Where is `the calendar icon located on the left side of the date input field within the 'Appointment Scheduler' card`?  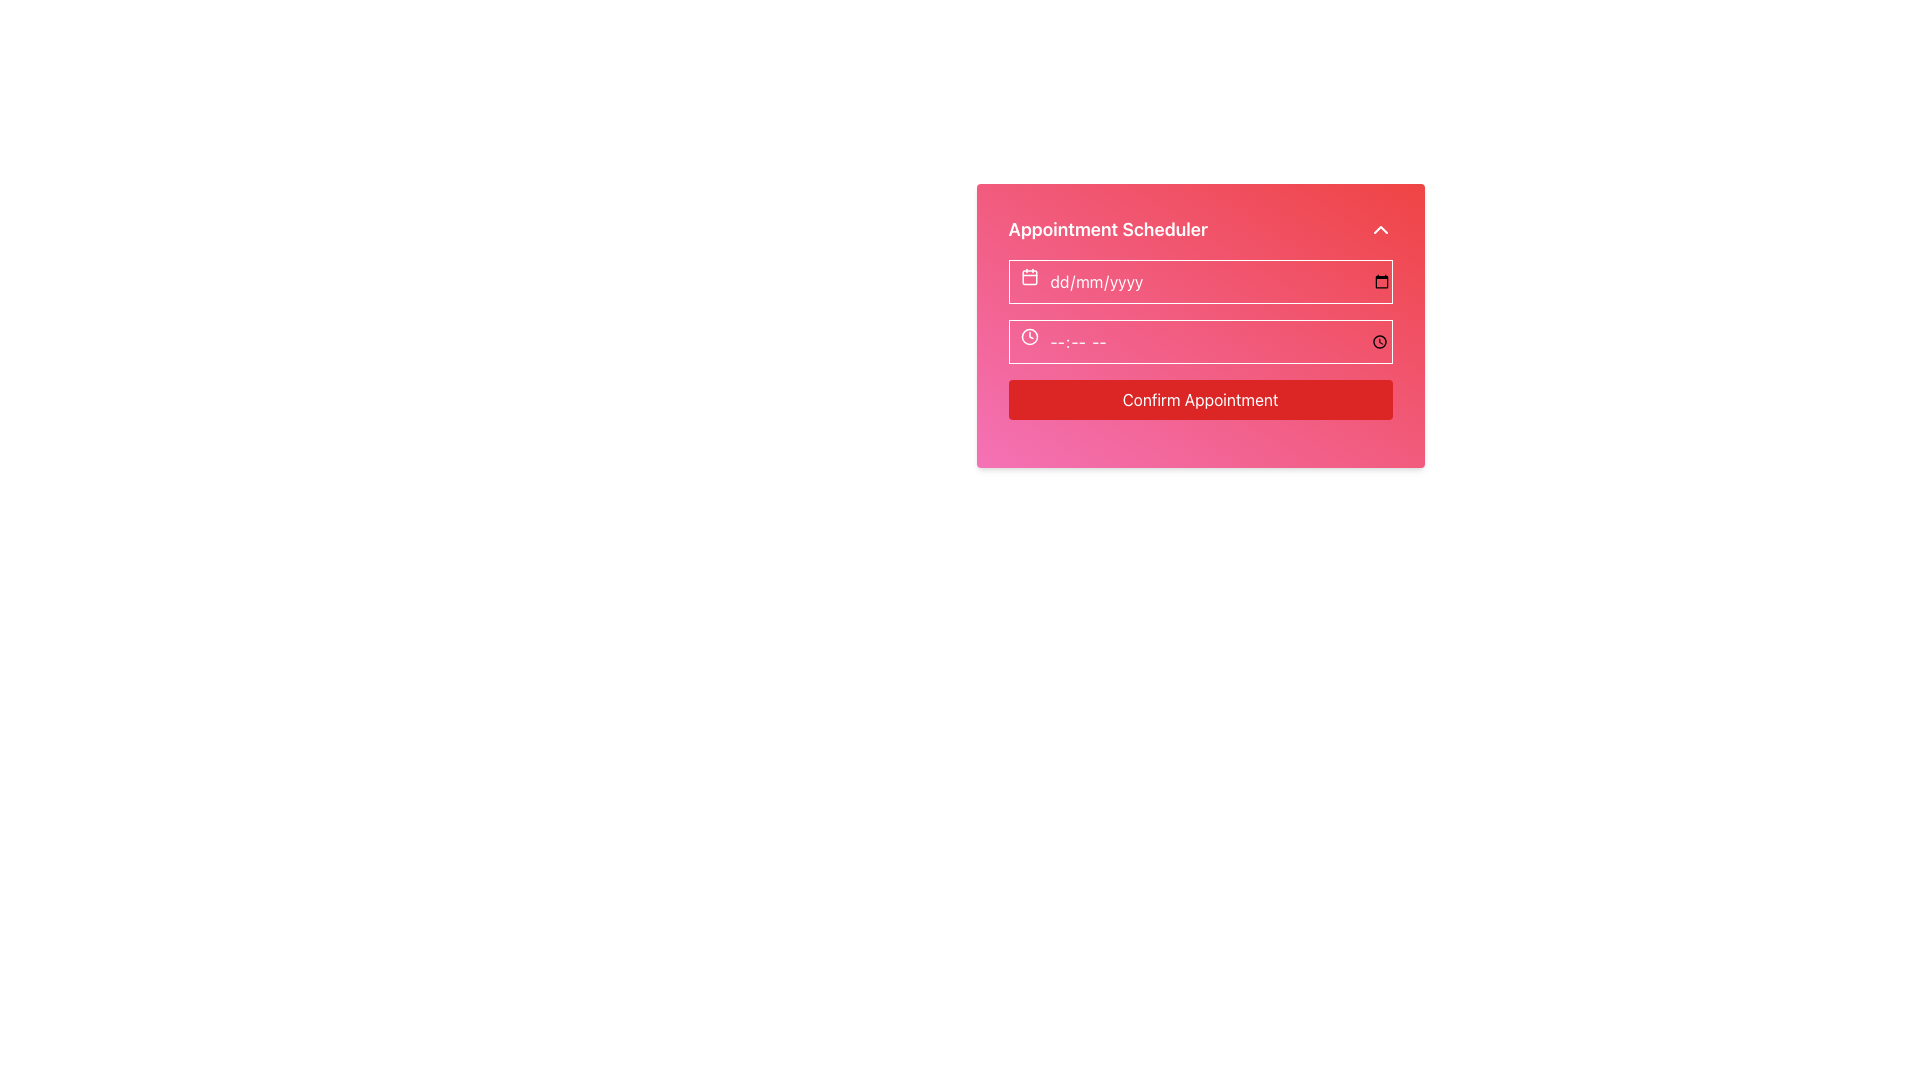 the calendar icon located on the left side of the date input field within the 'Appointment Scheduler' card is located at coordinates (1029, 277).